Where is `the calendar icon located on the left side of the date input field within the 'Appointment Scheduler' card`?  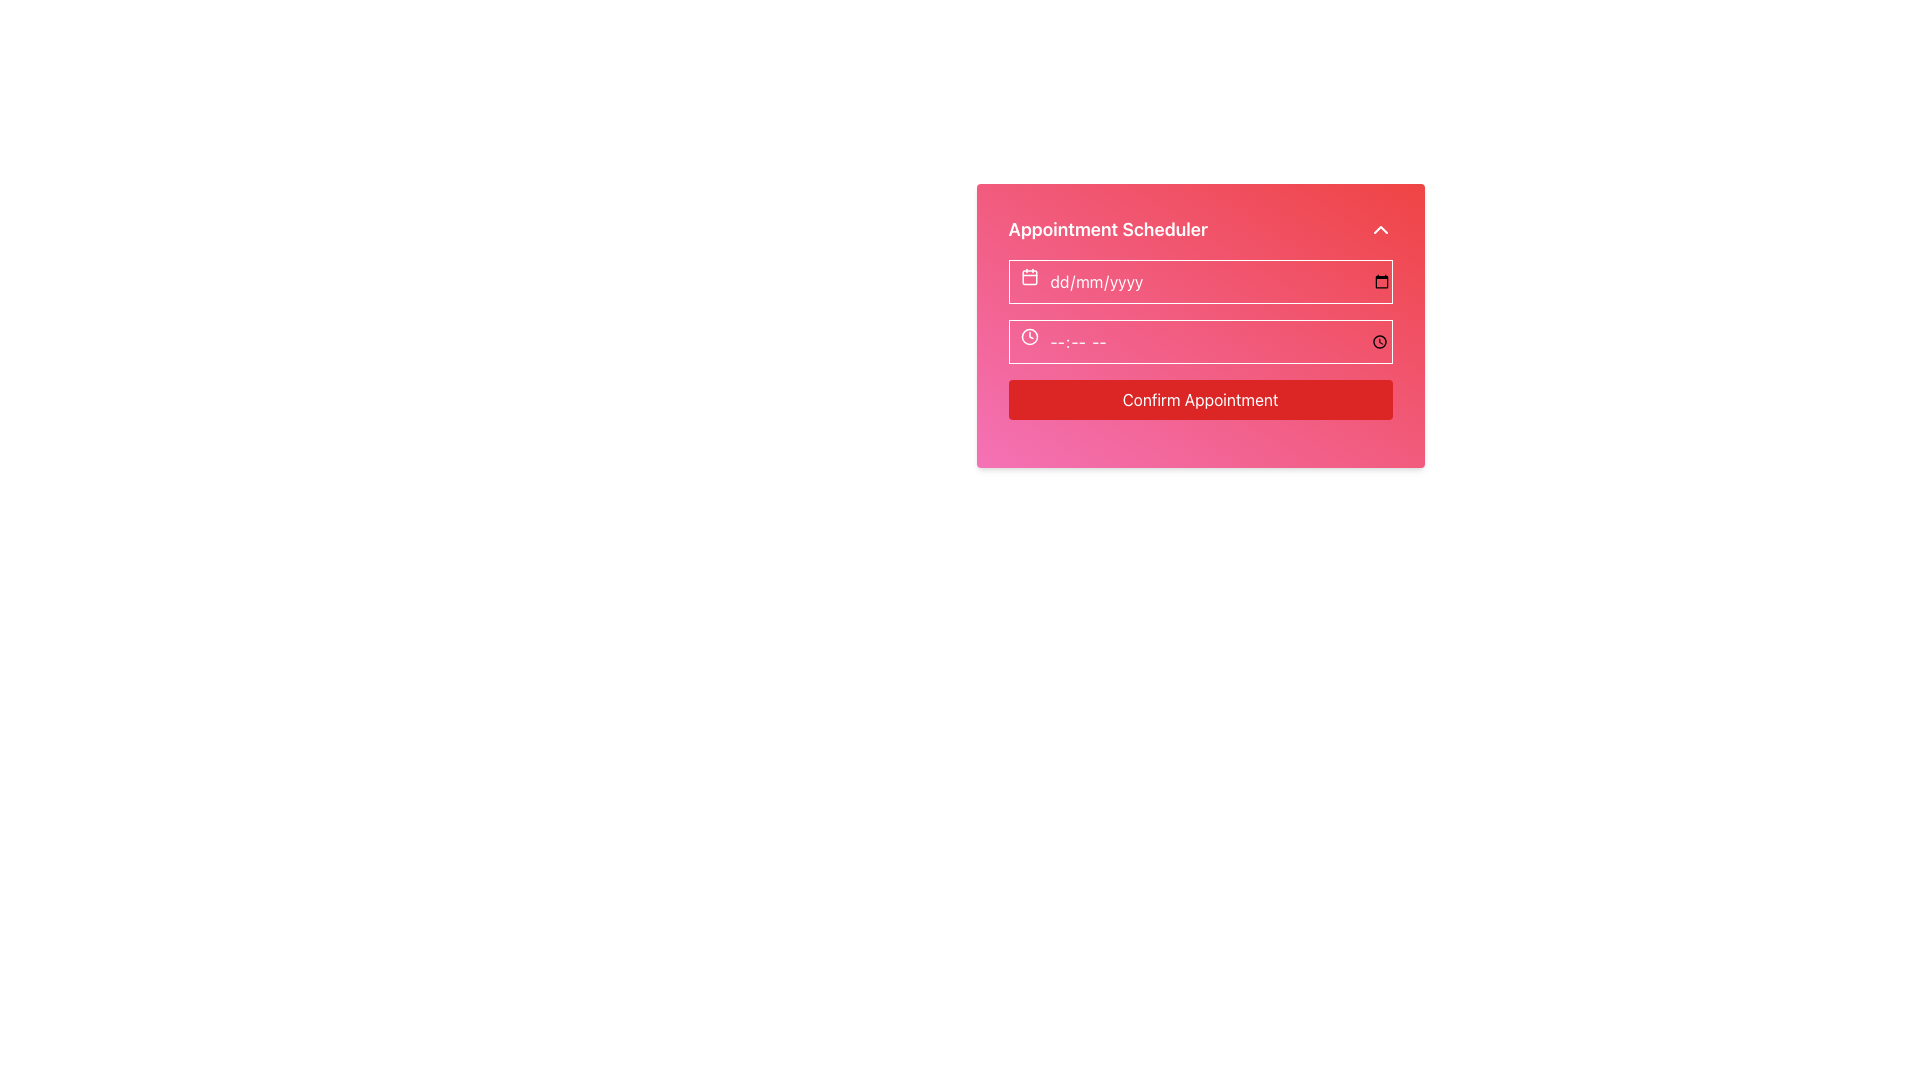 the calendar icon located on the left side of the date input field within the 'Appointment Scheduler' card is located at coordinates (1029, 277).